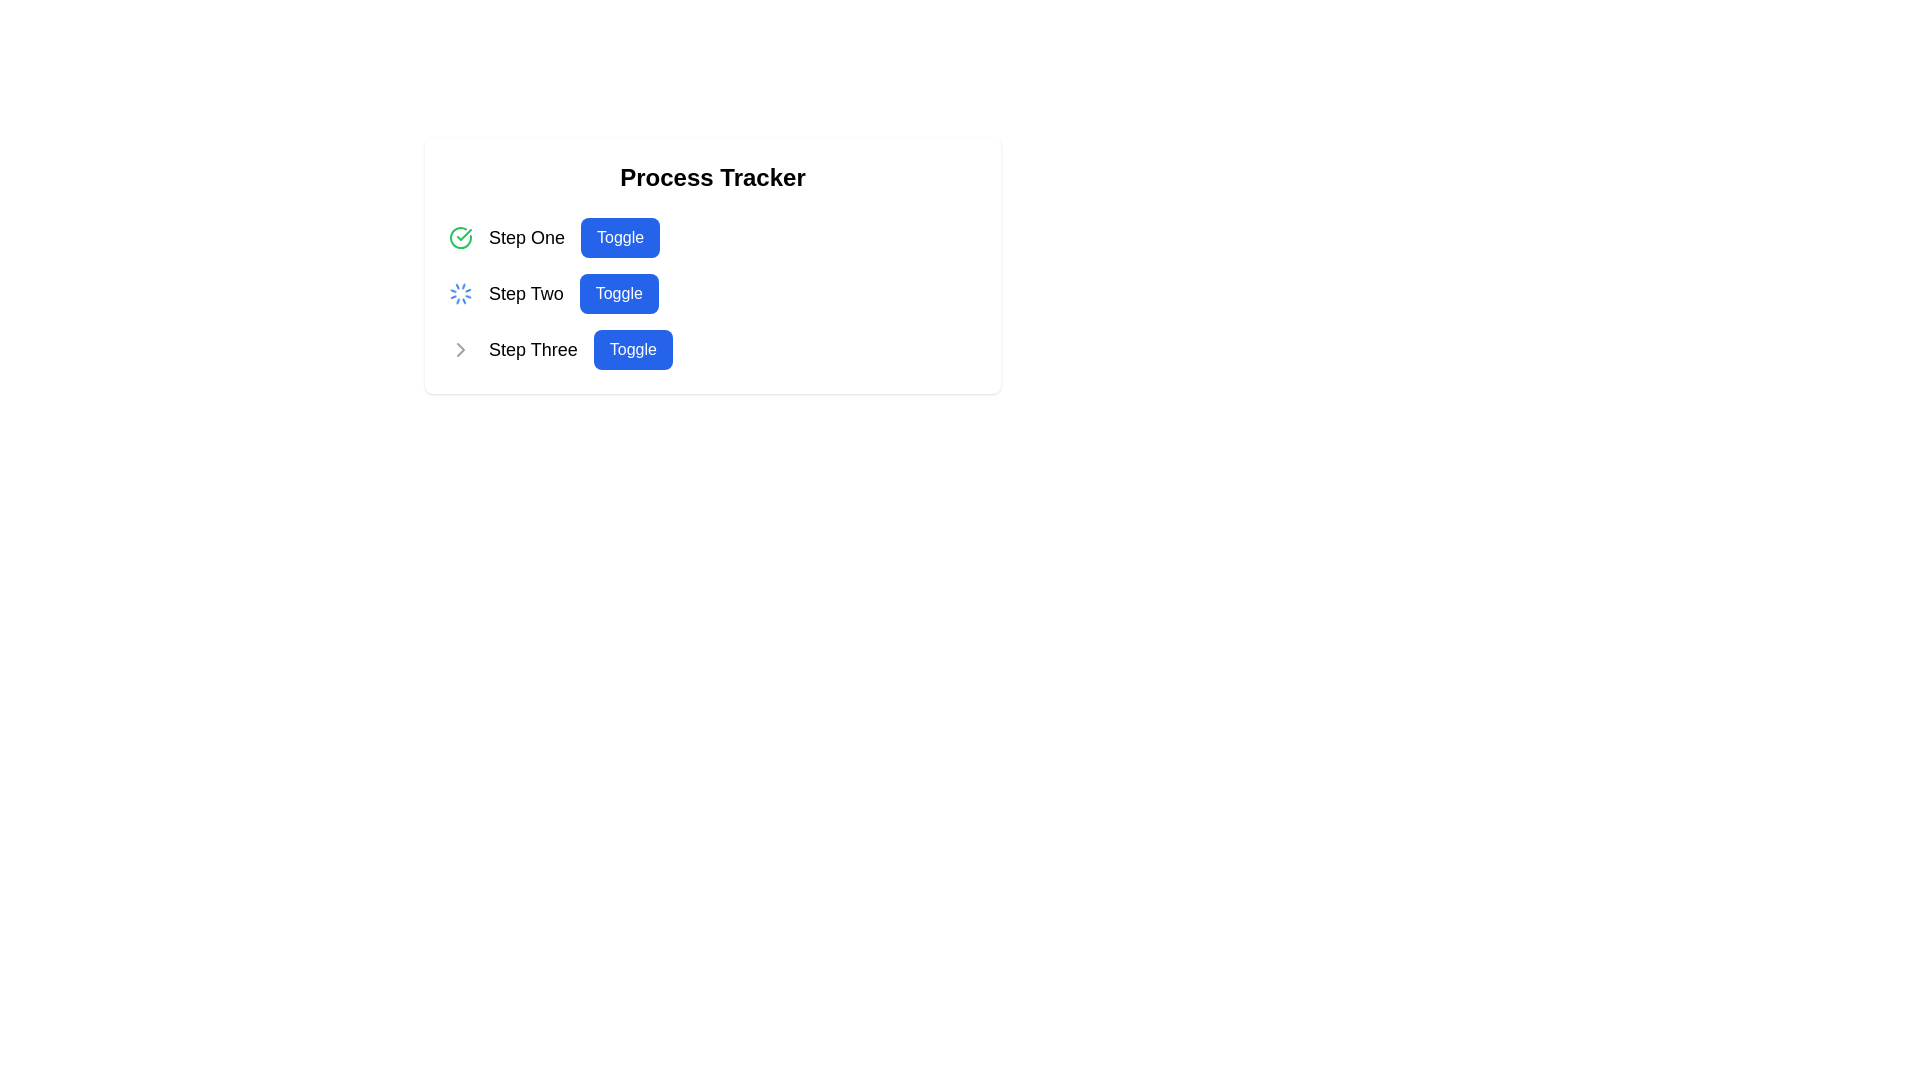  What do you see at coordinates (459, 349) in the screenshot?
I see `the Chevron icon located to the left of the 'Step Three' text, which indicates a navigational or expandable function` at bounding box center [459, 349].